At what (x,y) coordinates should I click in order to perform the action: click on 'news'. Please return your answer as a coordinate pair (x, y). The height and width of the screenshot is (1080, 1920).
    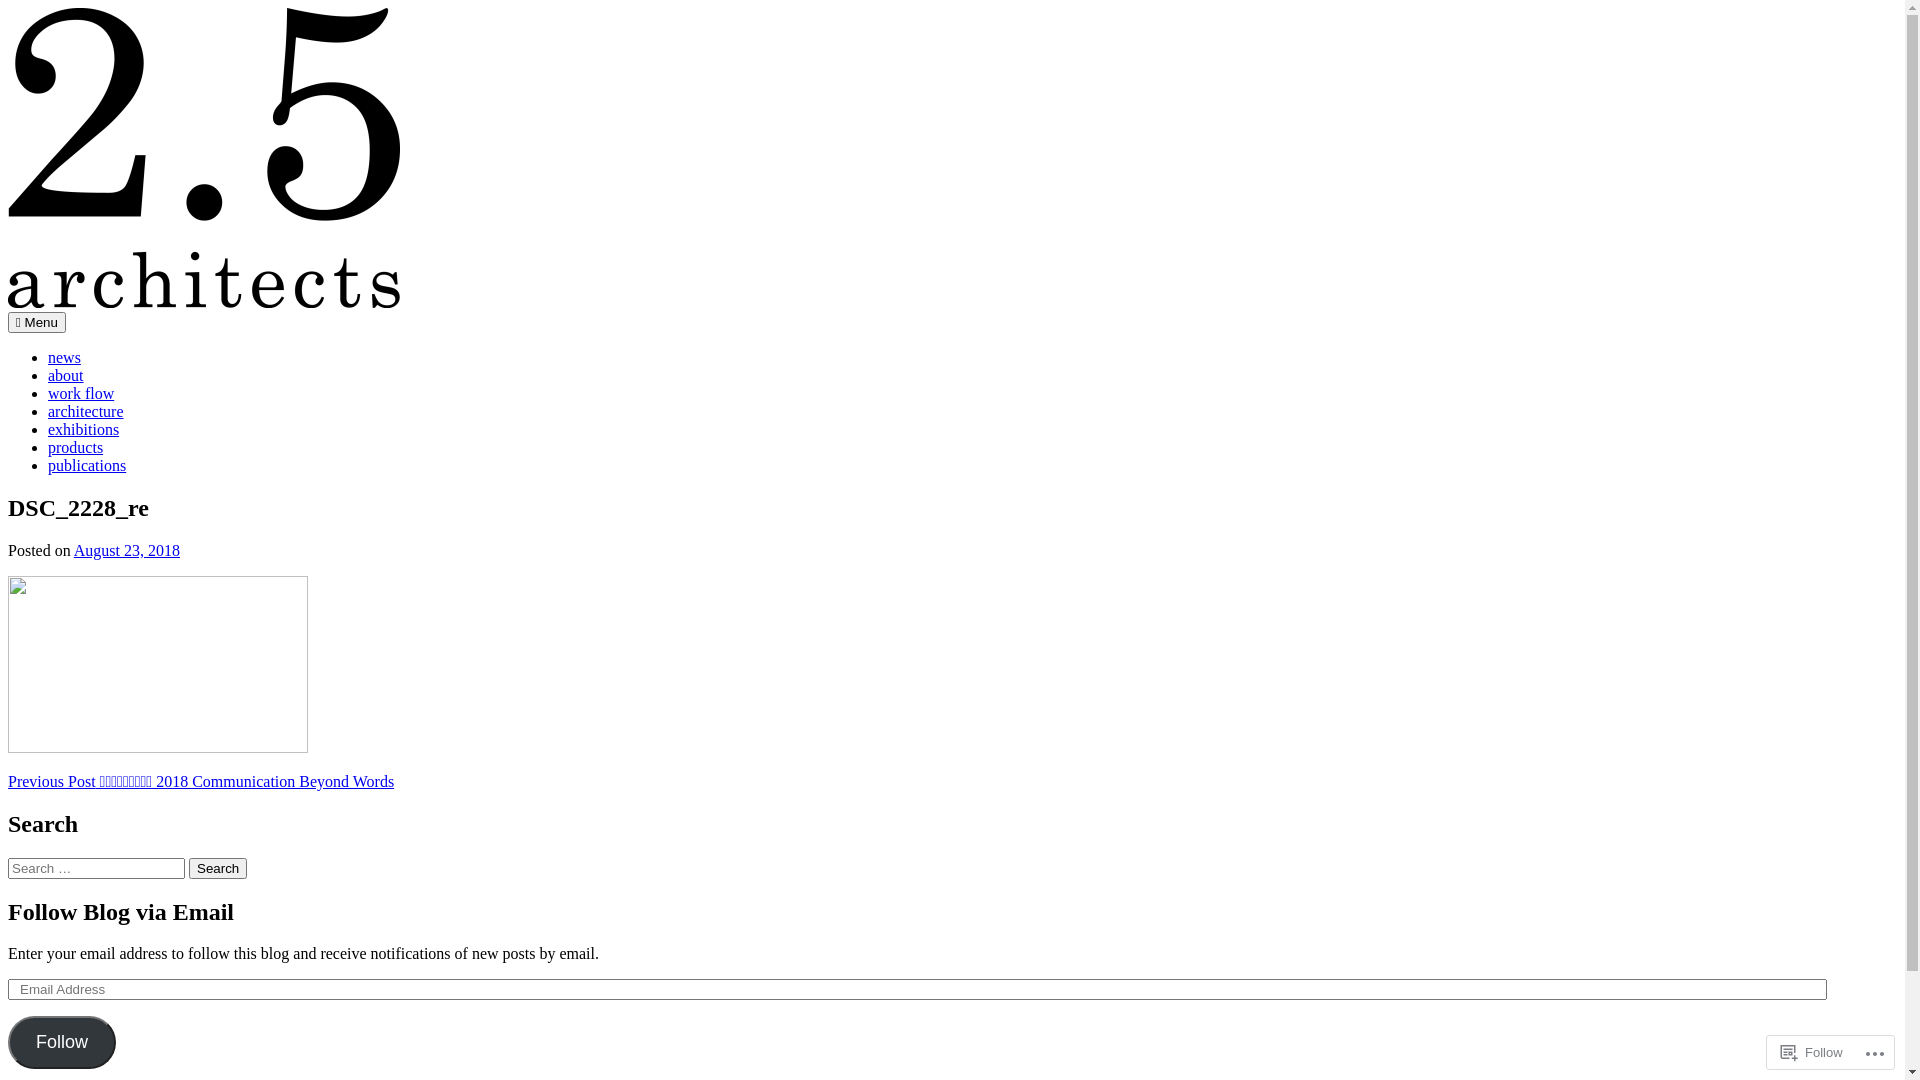
    Looking at the image, I should click on (64, 356).